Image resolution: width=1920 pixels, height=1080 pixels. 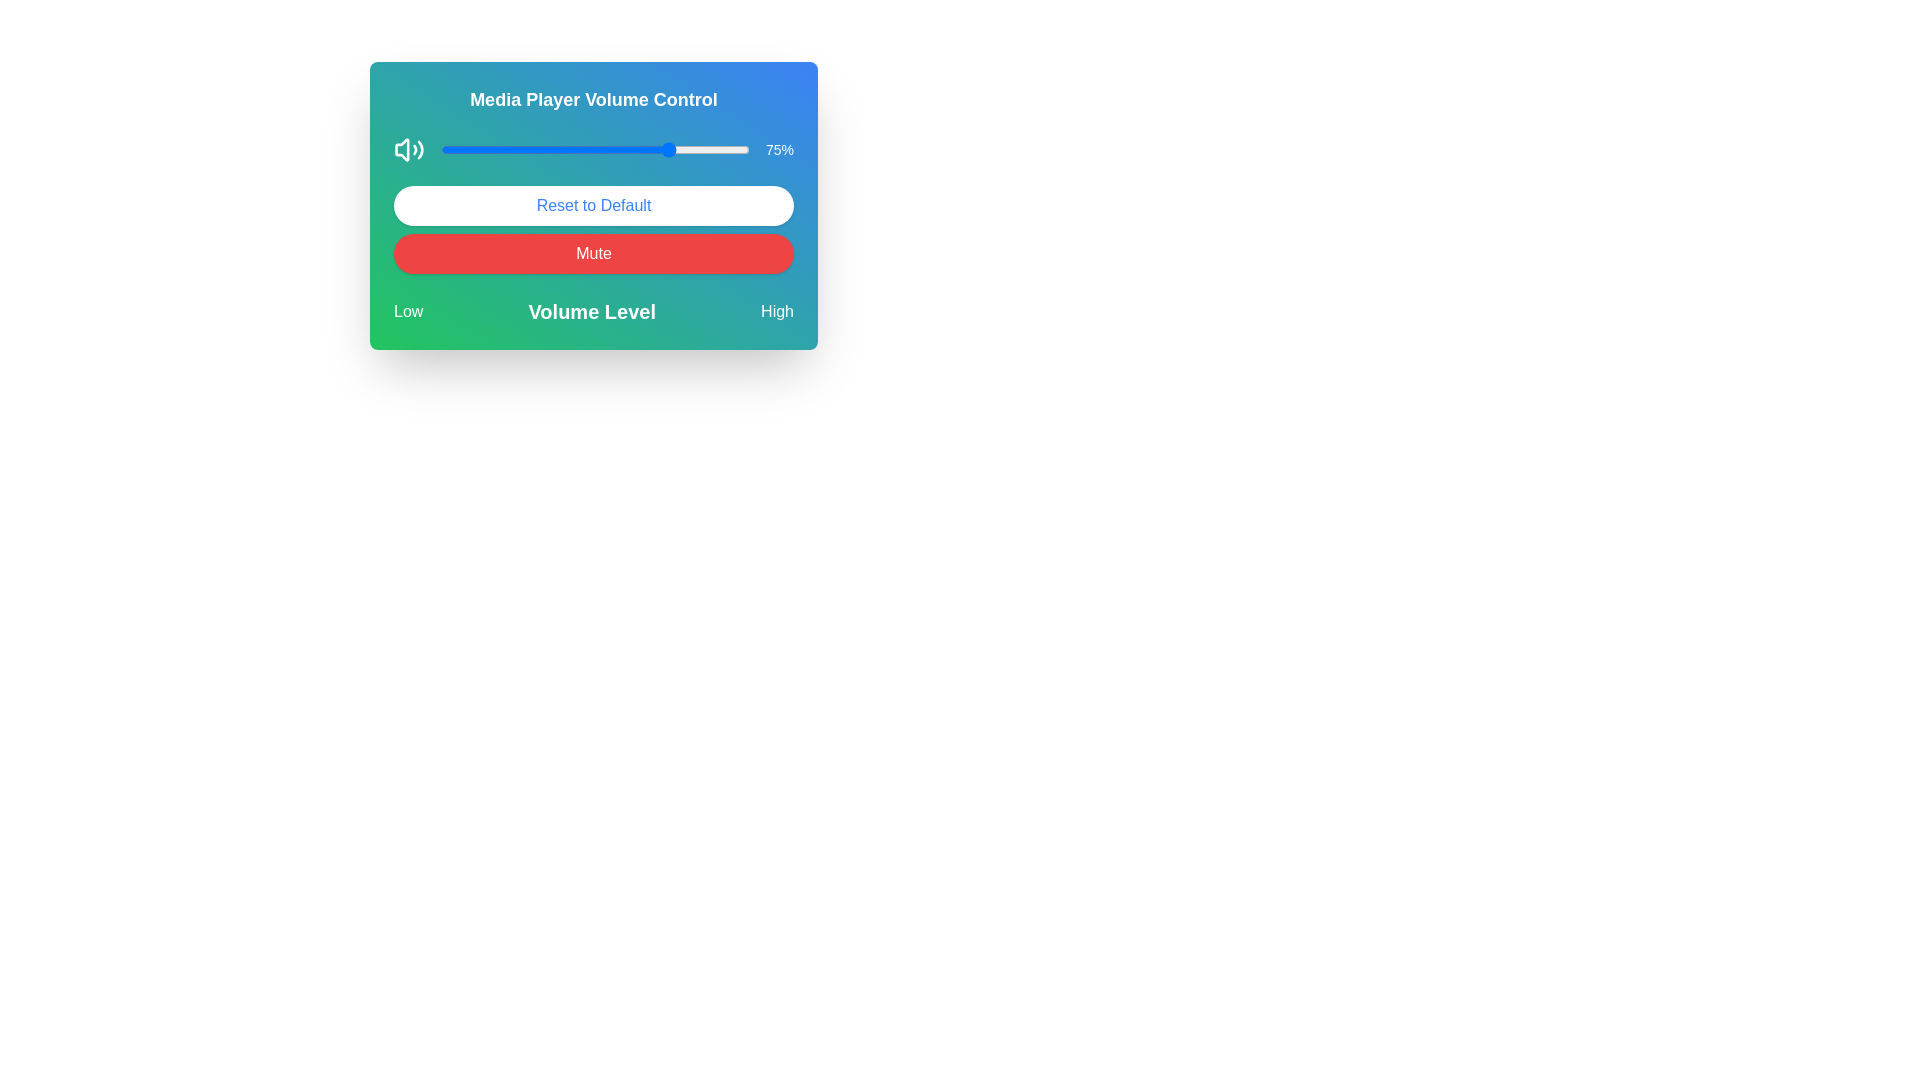 What do you see at coordinates (496, 149) in the screenshot?
I see `the volume` at bounding box center [496, 149].